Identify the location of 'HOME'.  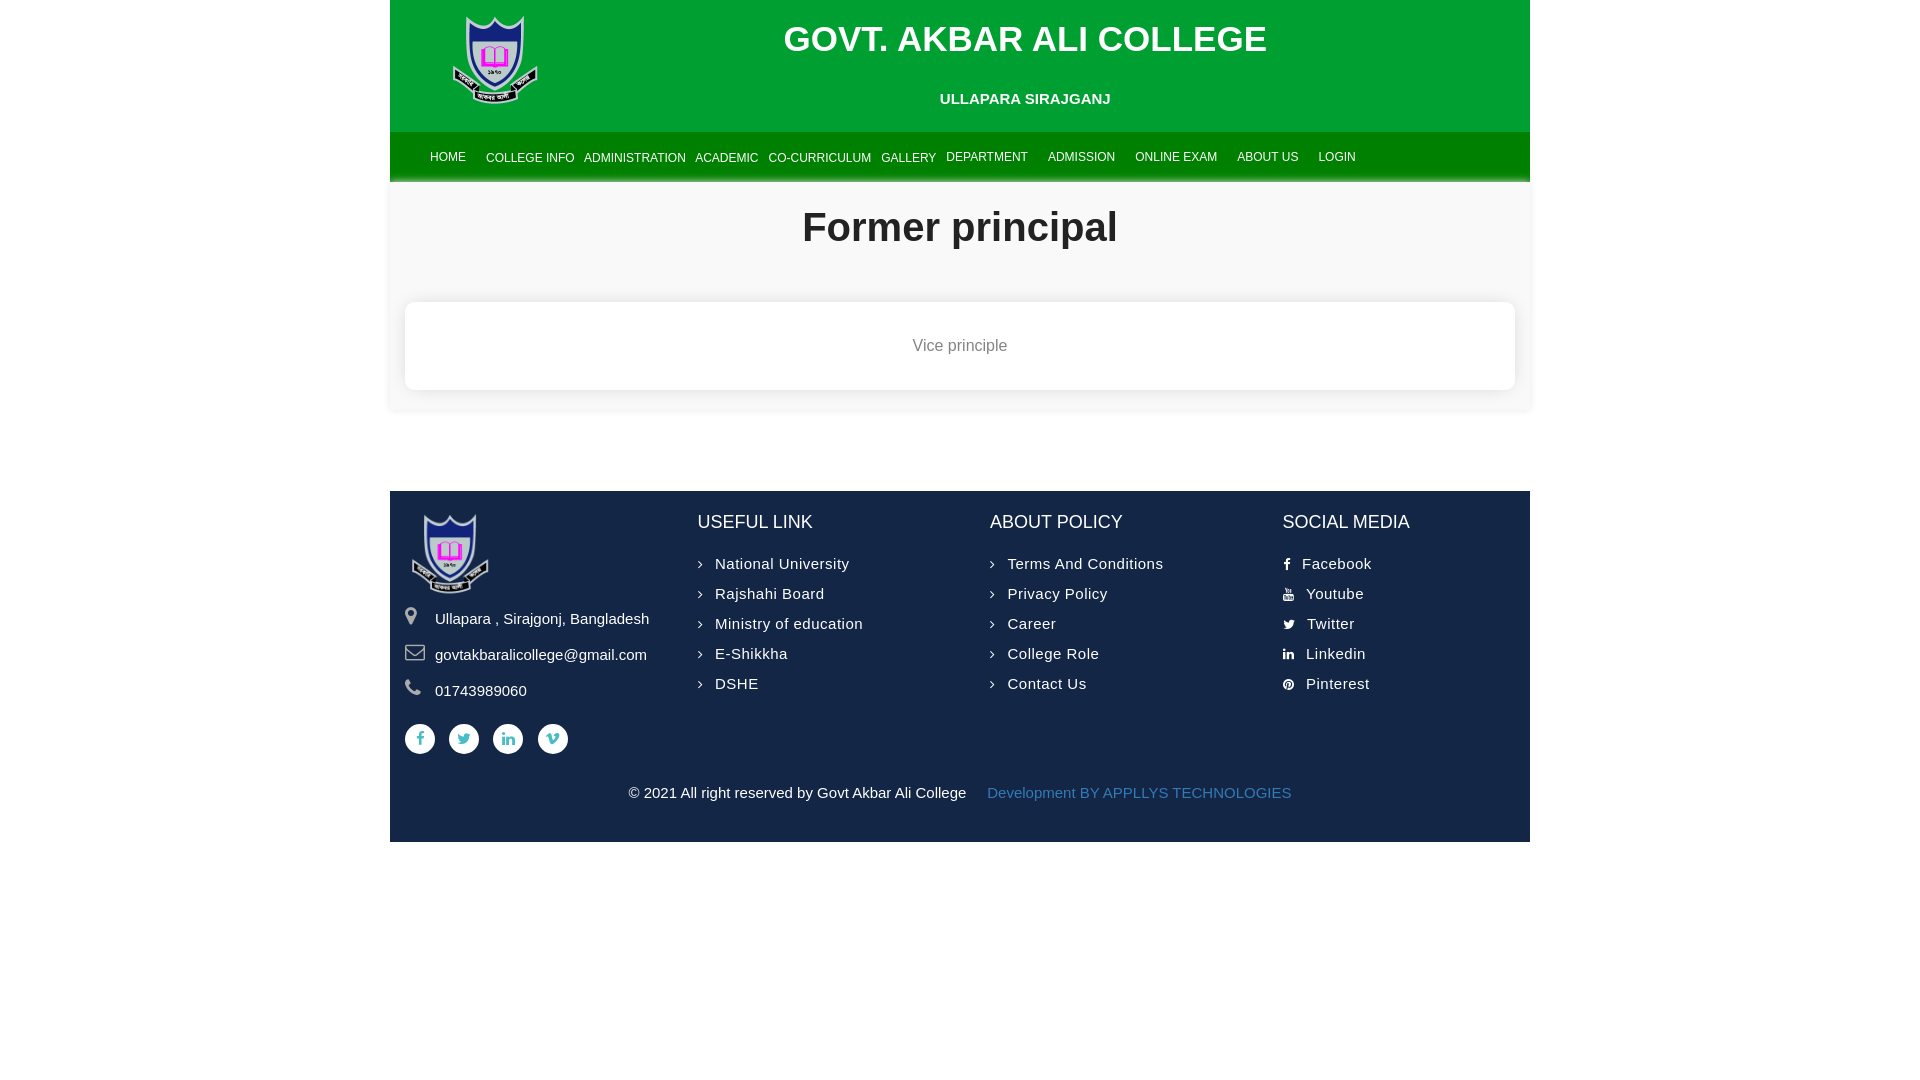
(446, 156).